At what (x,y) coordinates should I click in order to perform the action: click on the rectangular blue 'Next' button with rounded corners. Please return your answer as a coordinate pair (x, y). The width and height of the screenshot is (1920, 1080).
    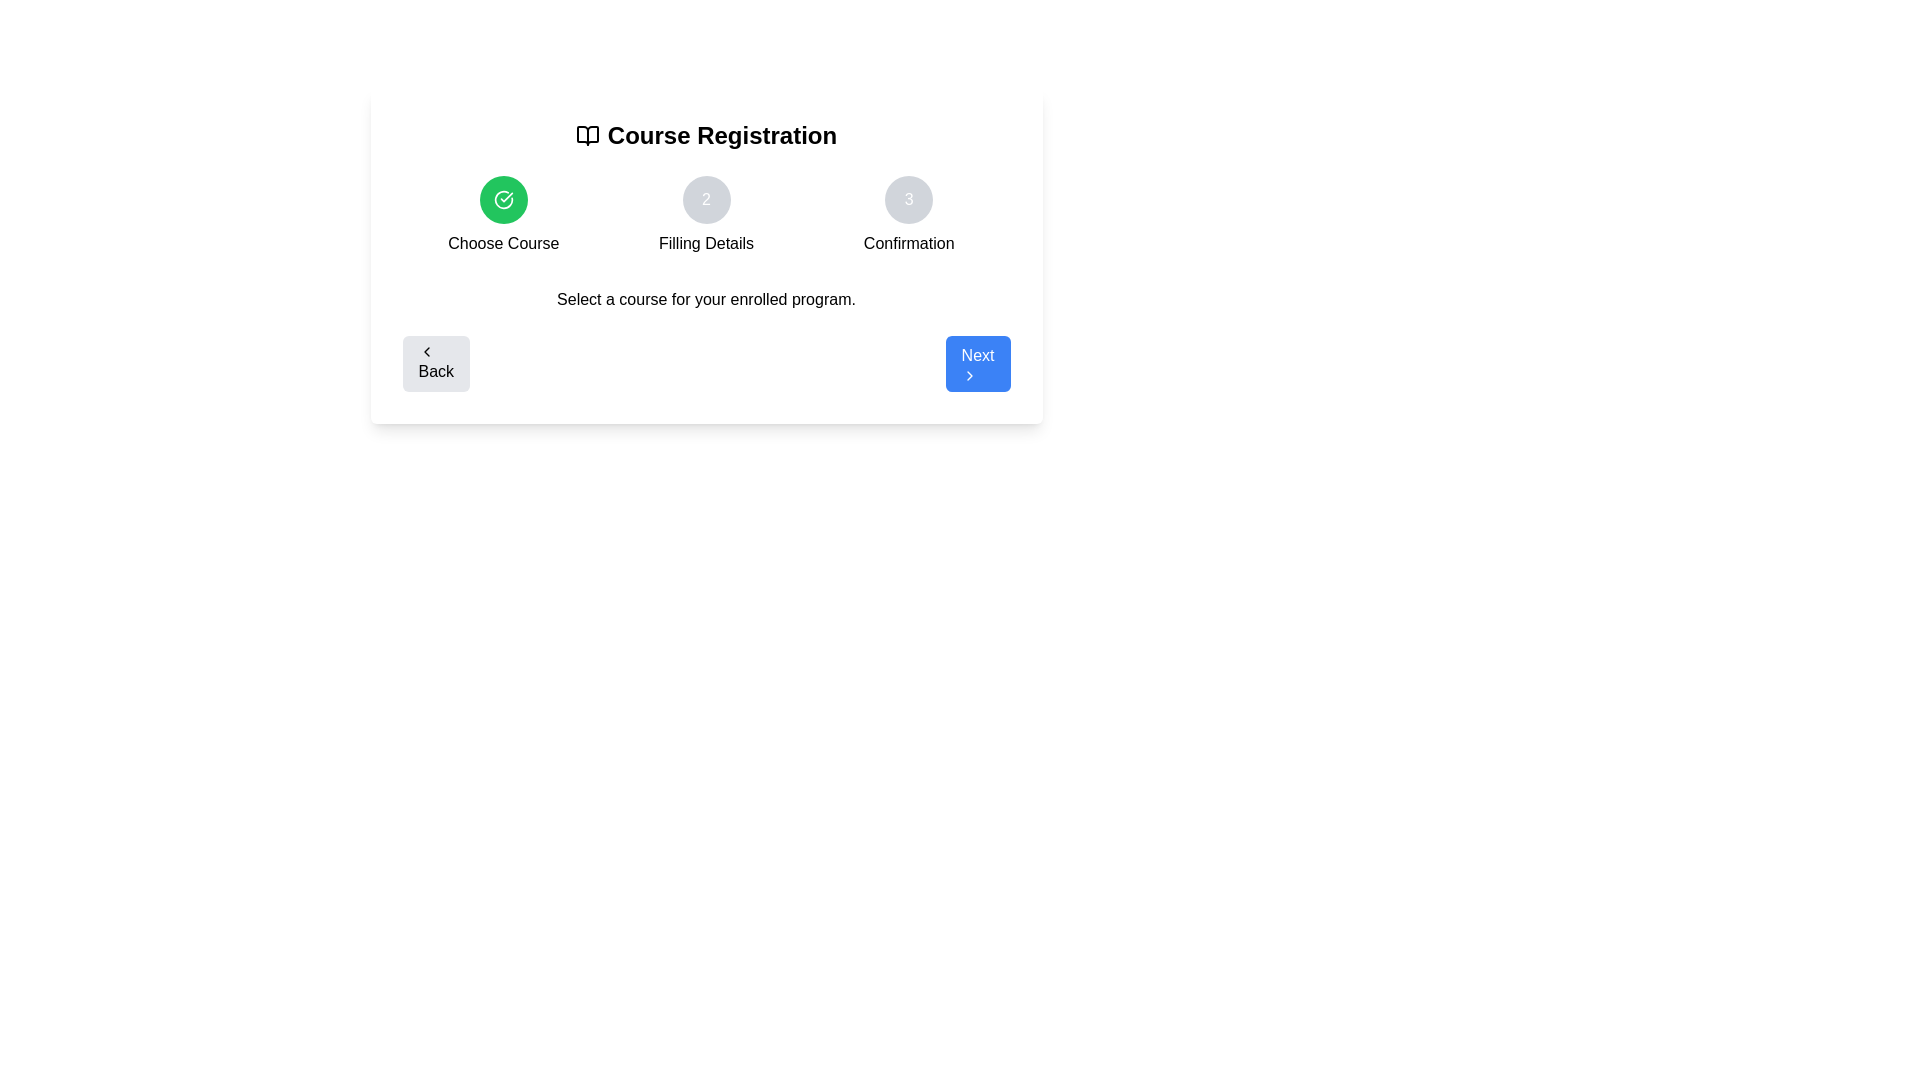
    Looking at the image, I should click on (978, 363).